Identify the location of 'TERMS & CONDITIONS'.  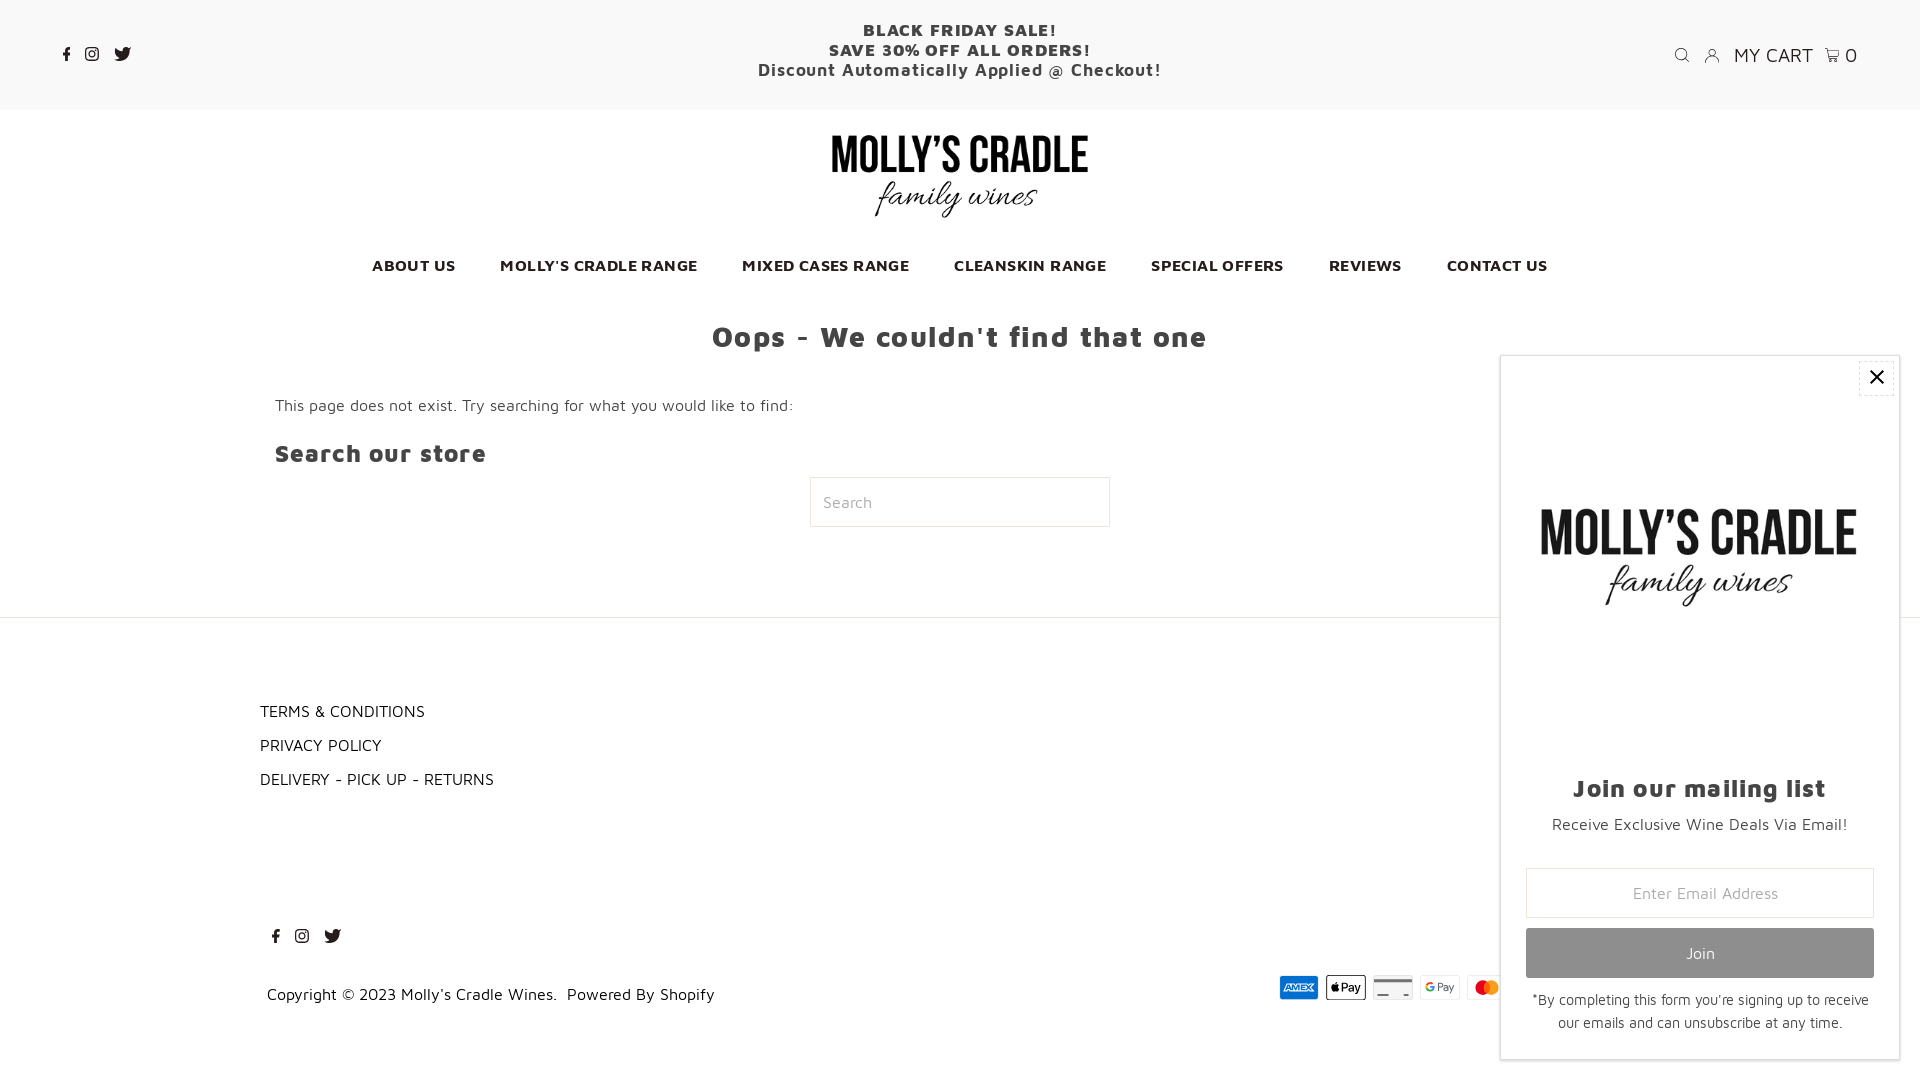
(342, 709).